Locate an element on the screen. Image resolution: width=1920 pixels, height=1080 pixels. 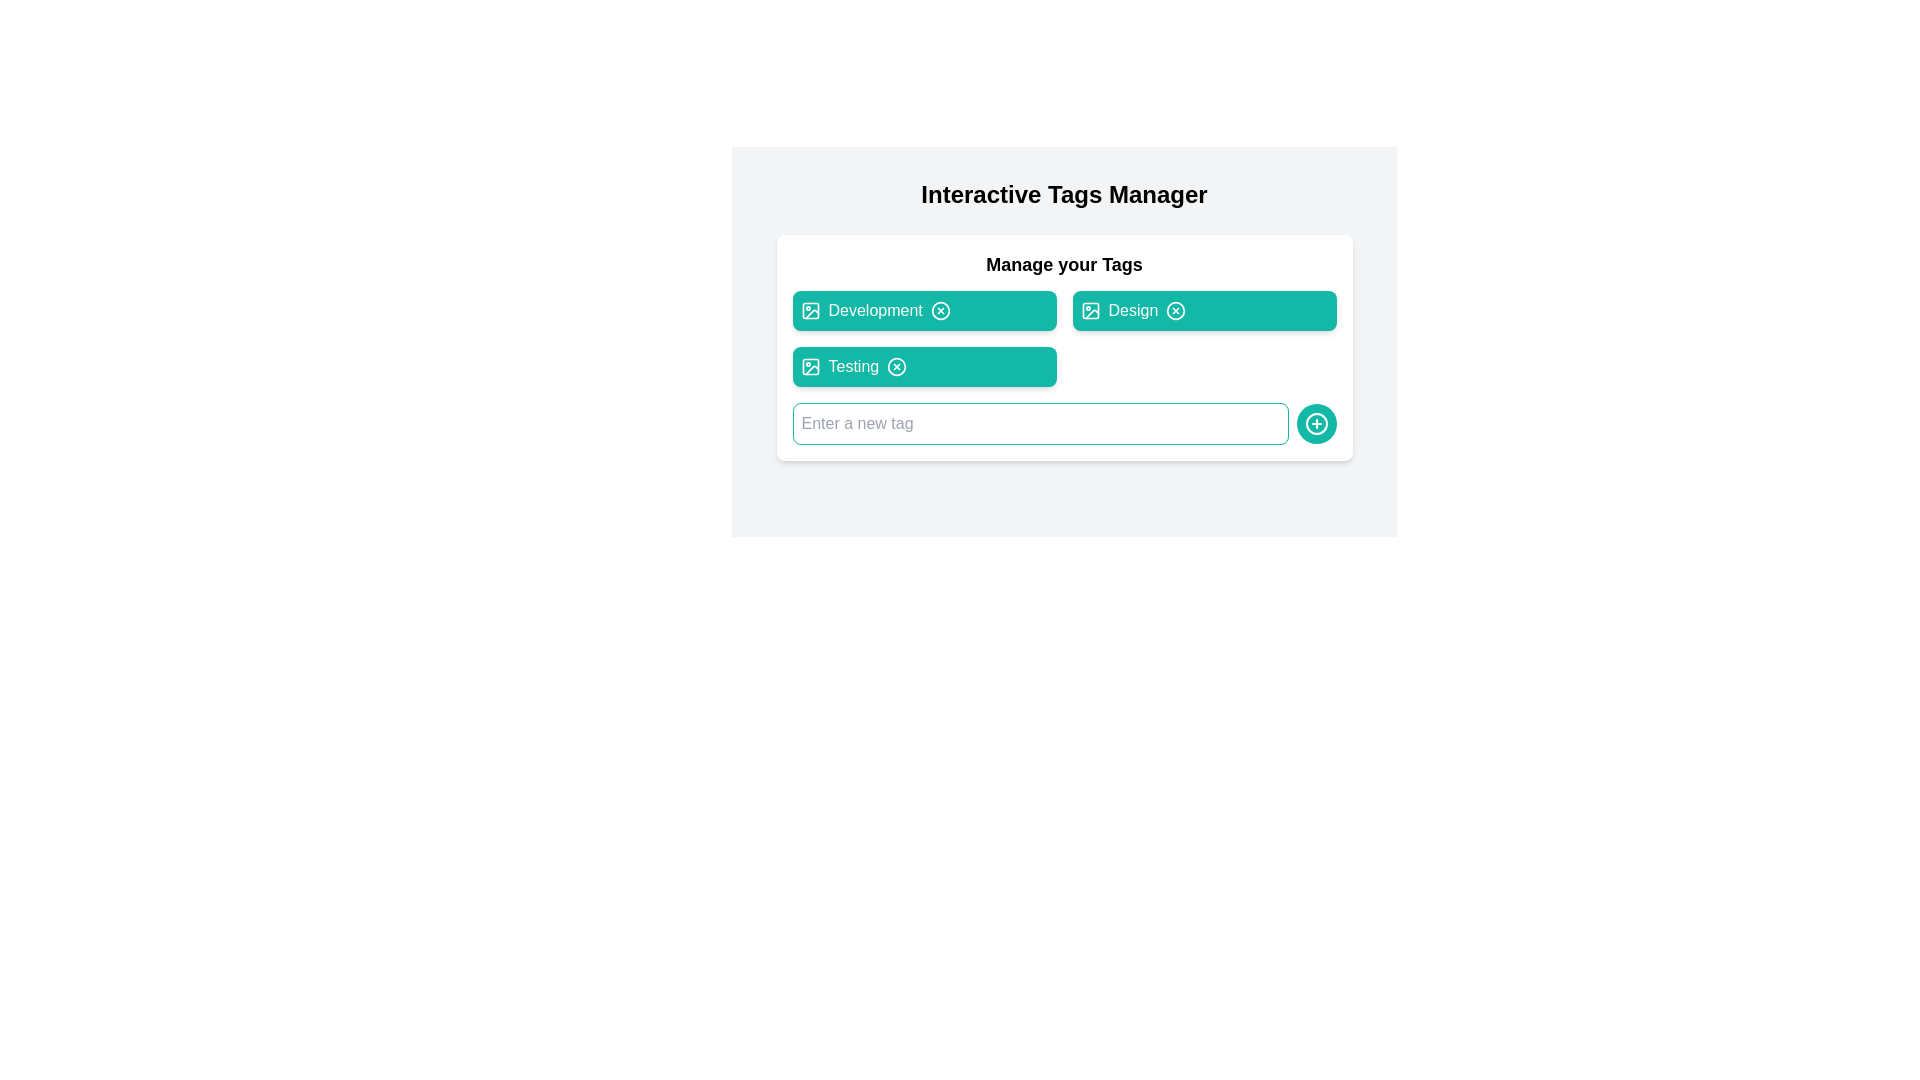
the 'Design' label which is positioned between an image icon and a close button is located at coordinates (1133, 311).